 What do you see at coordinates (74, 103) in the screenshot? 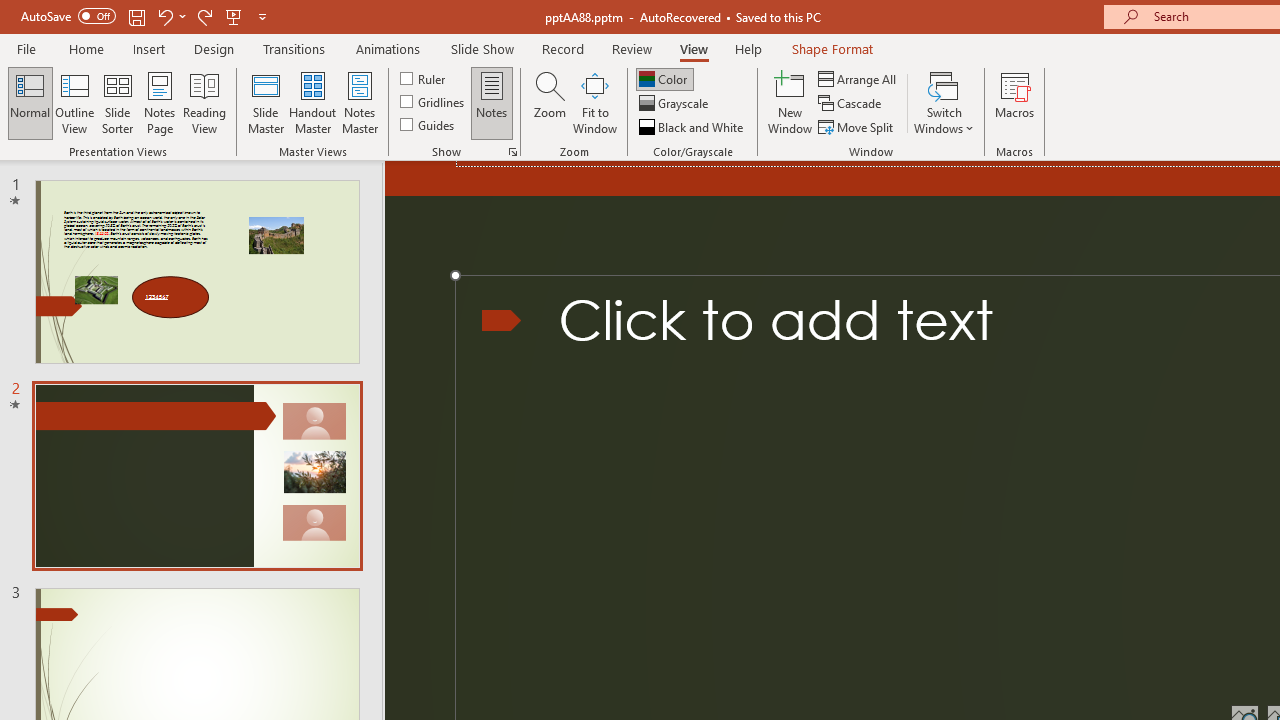
I see `'Outline View'` at bounding box center [74, 103].